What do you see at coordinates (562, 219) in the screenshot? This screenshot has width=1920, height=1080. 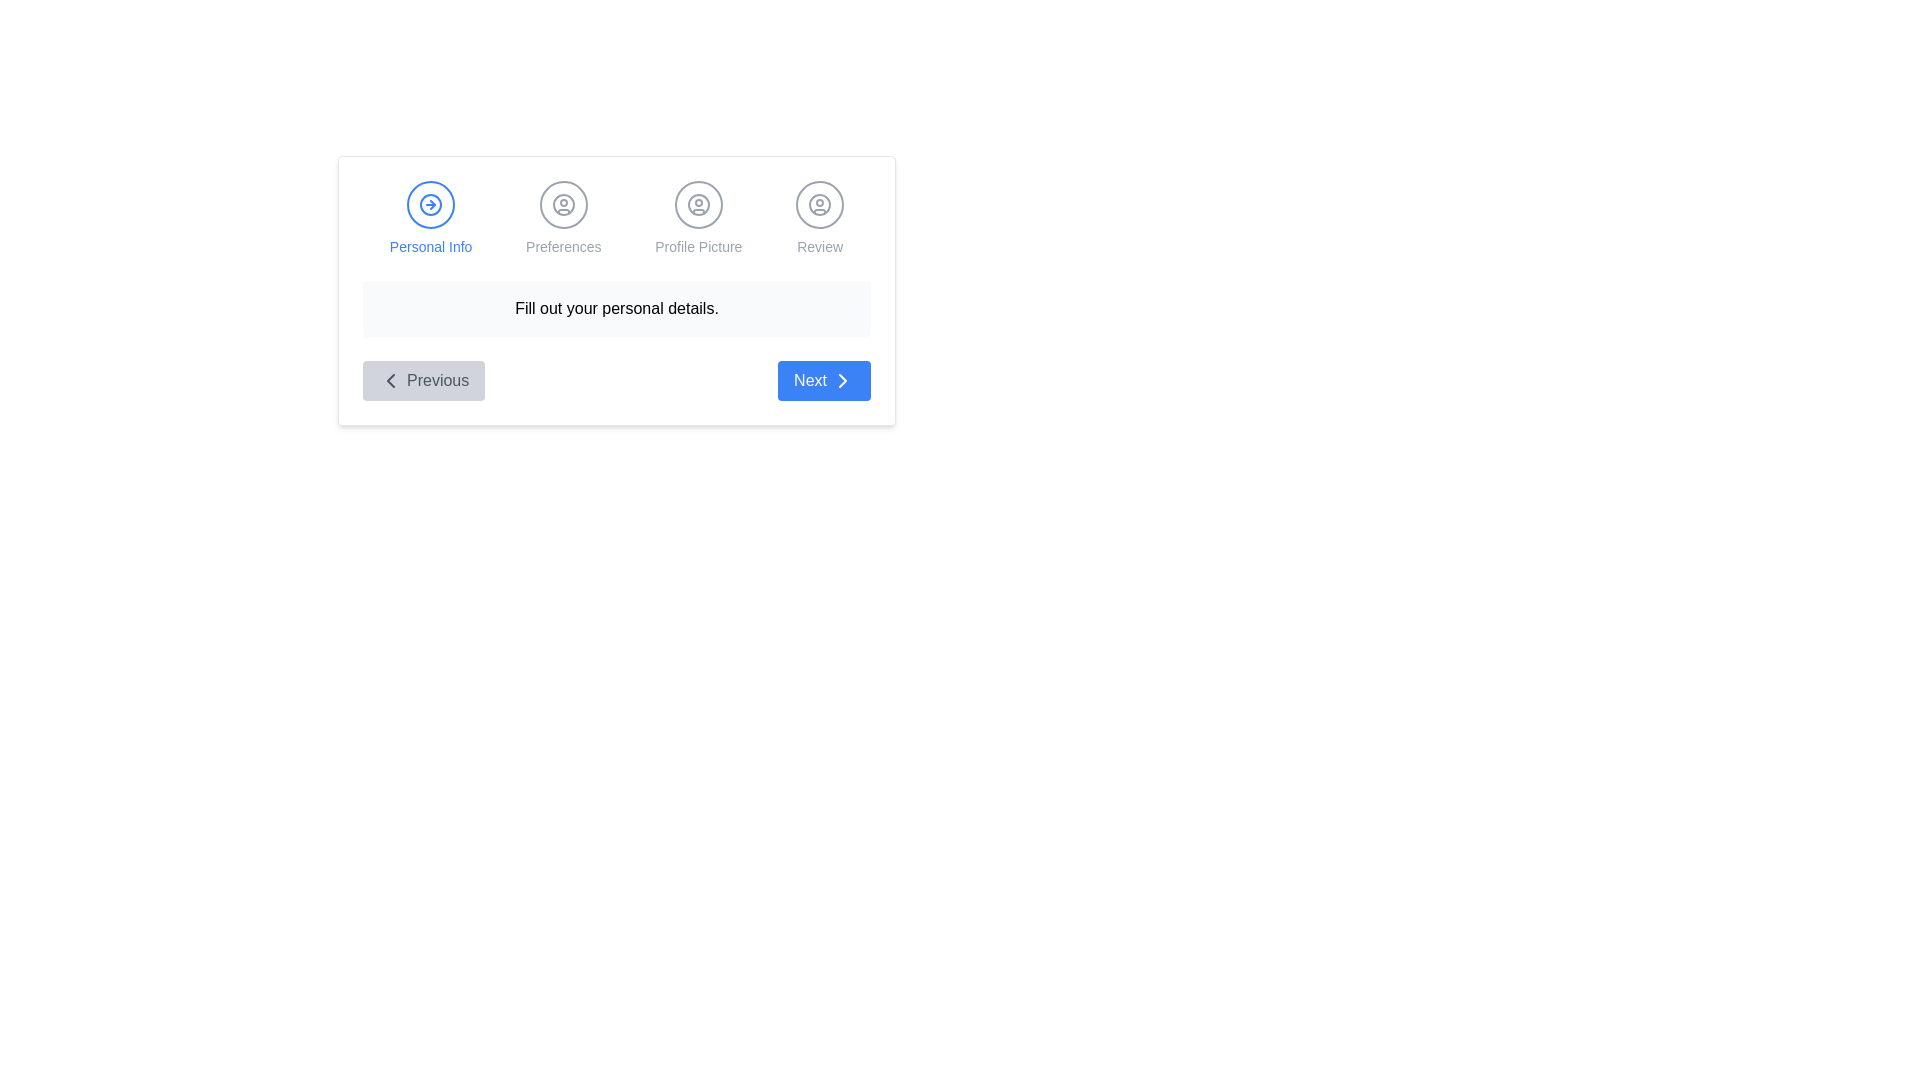 I see `the 'Preferences' navigation item, which is represented by a circular icon with a user silhouette and is located in the second position of the horizontal navigation bar` at bounding box center [562, 219].